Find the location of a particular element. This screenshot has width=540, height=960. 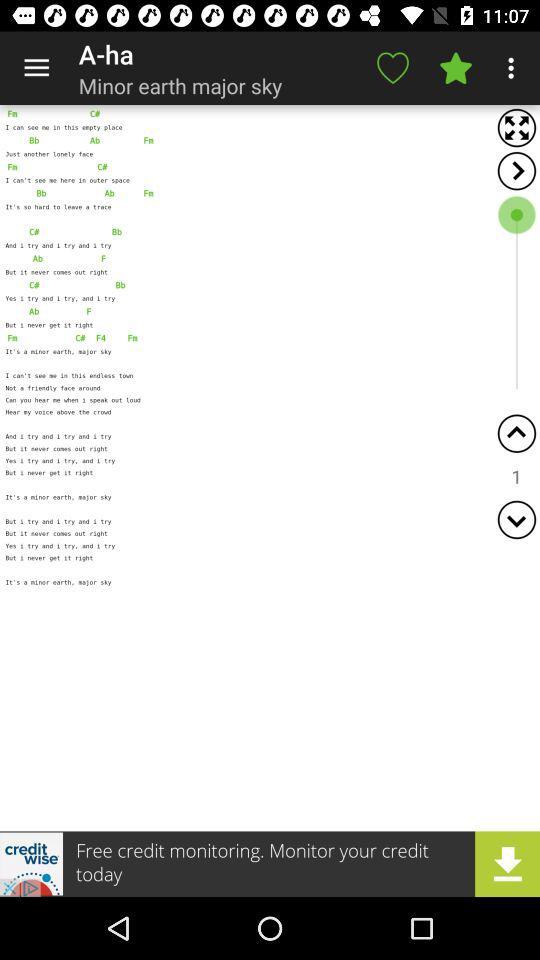

the fullscreen icon is located at coordinates (516, 127).